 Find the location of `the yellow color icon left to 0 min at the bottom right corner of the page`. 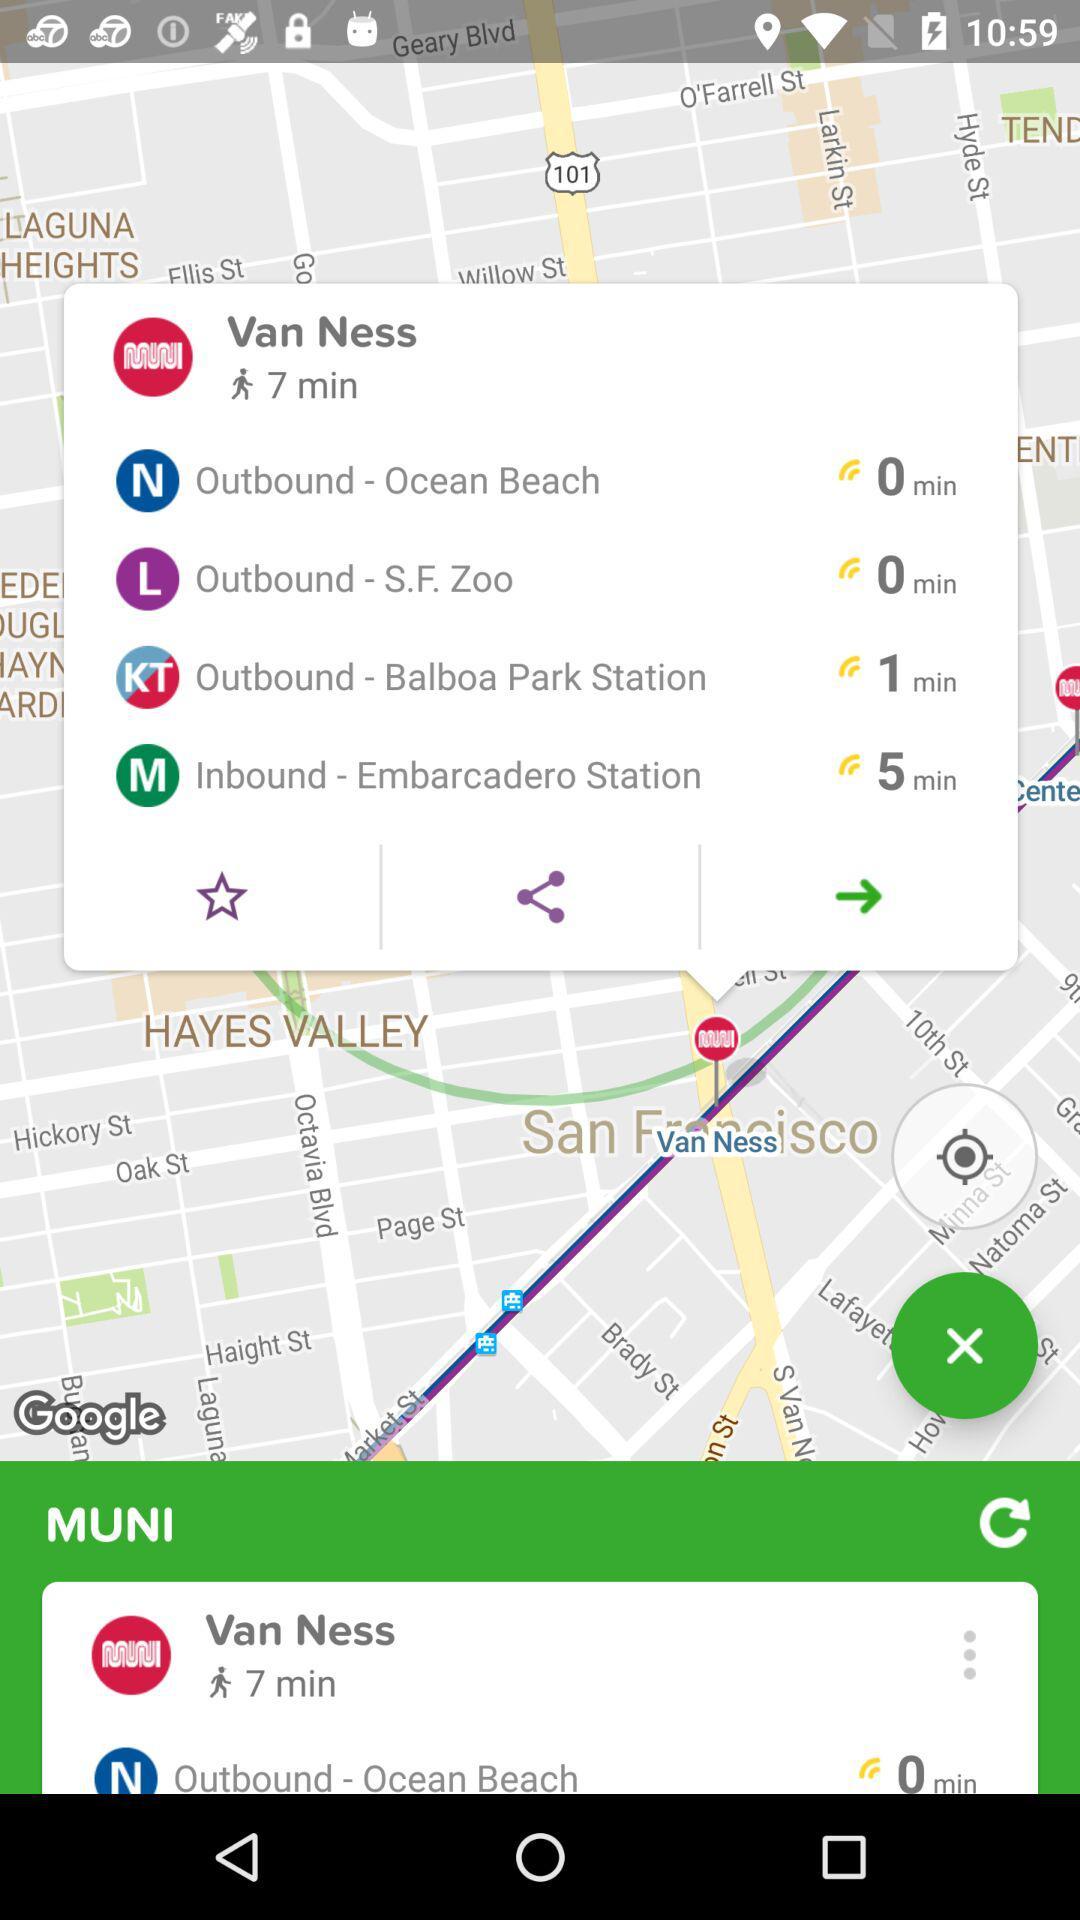

the yellow color icon left to 0 min at the bottom right corner of the page is located at coordinates (869, 1771).